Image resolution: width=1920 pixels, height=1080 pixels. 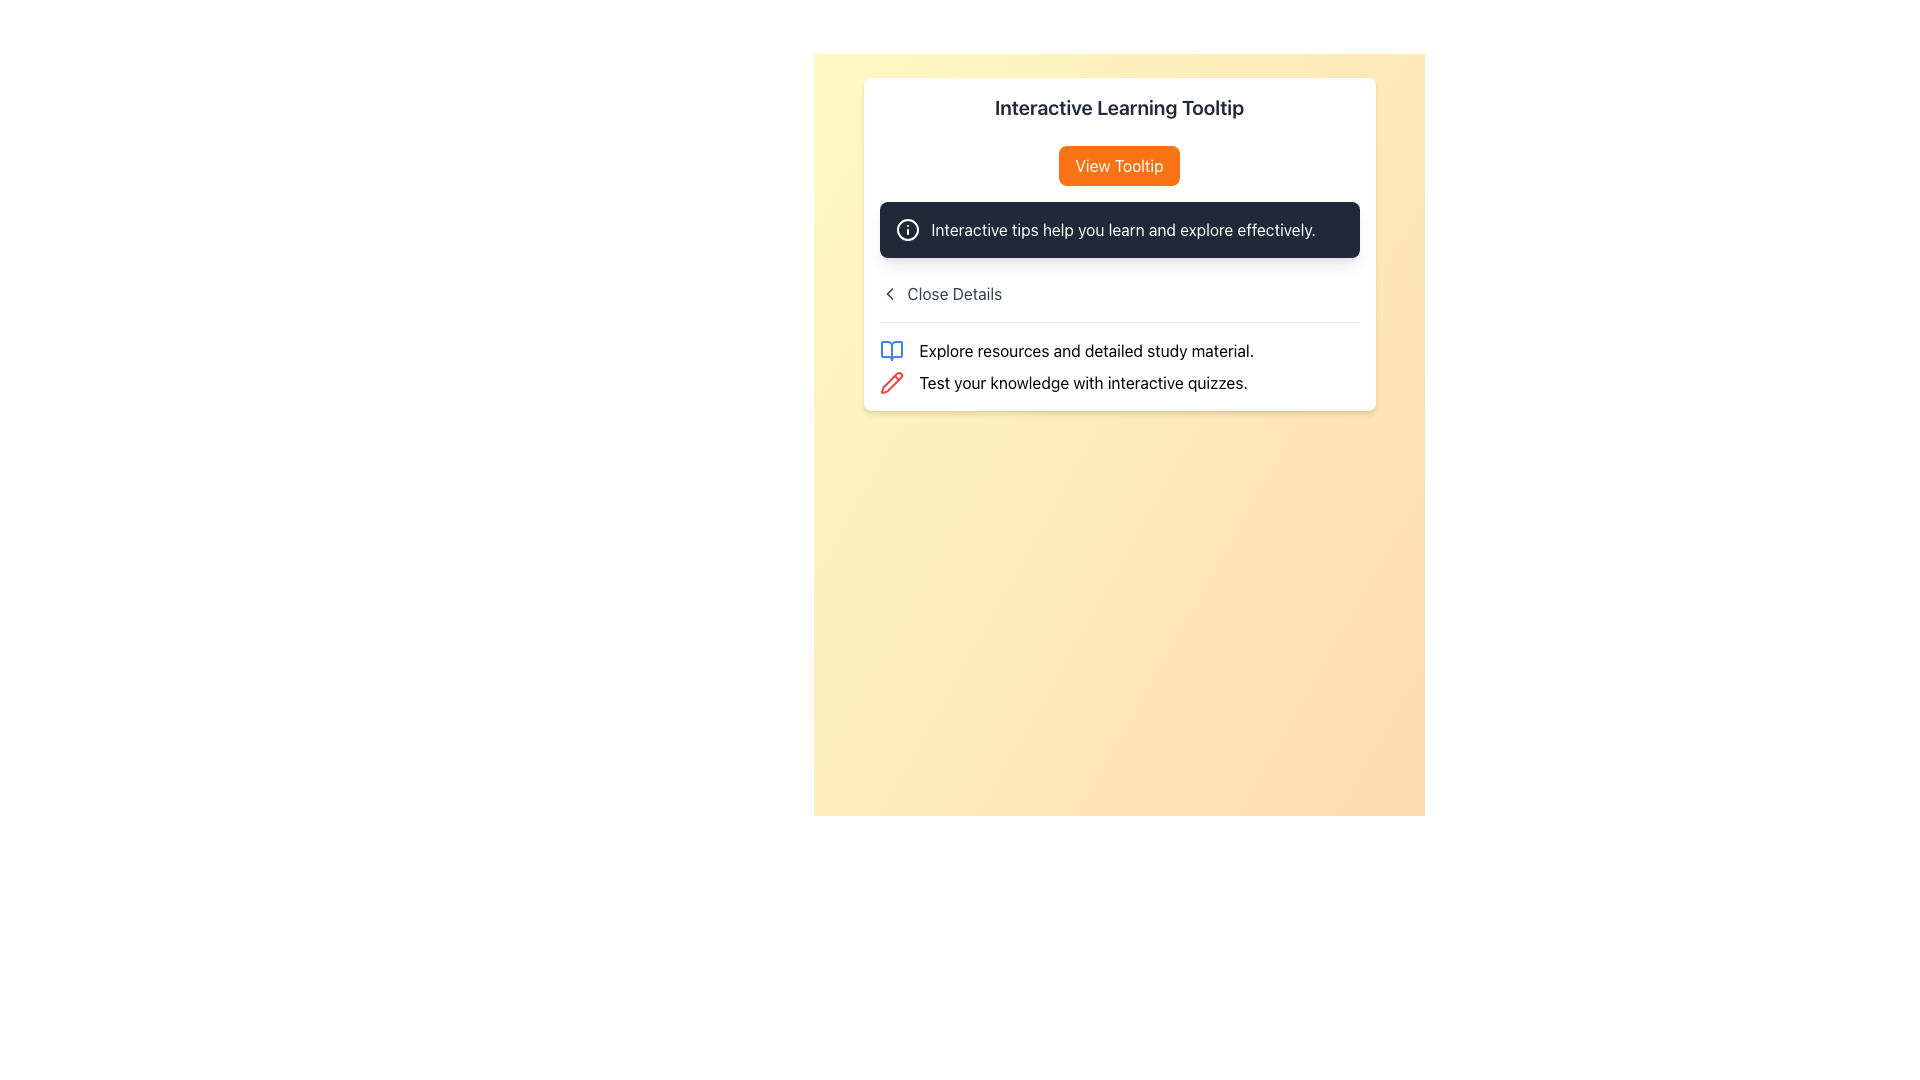 What do you see at coordinates (1085, 350) in the screenshot?
I see `information presented in the Text label located to the right of the open book icon, beneath the 'Interactive Learning Tooltip' header` at bounding box center [1085, 350].